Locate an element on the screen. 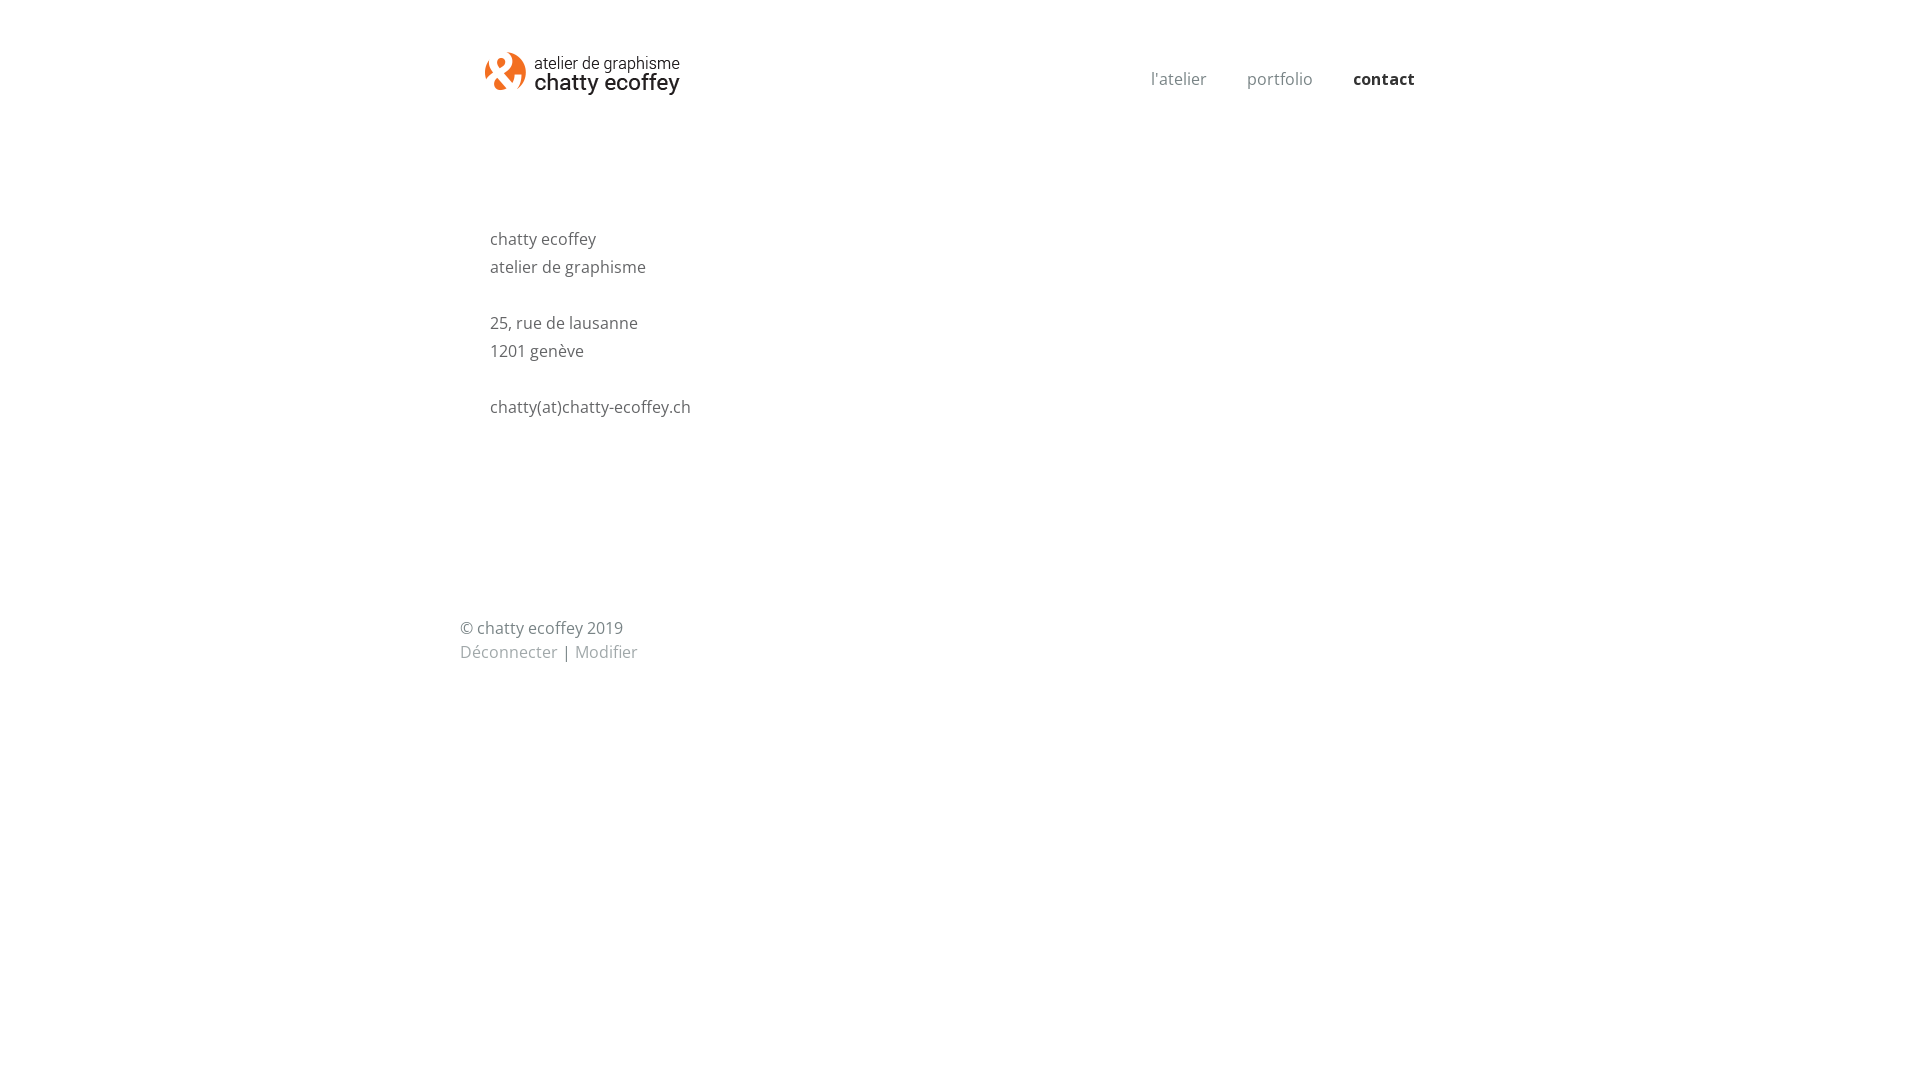 This screenshot has height=1080, width=1920. 'Modifier' is located at coordinates (605, 651).